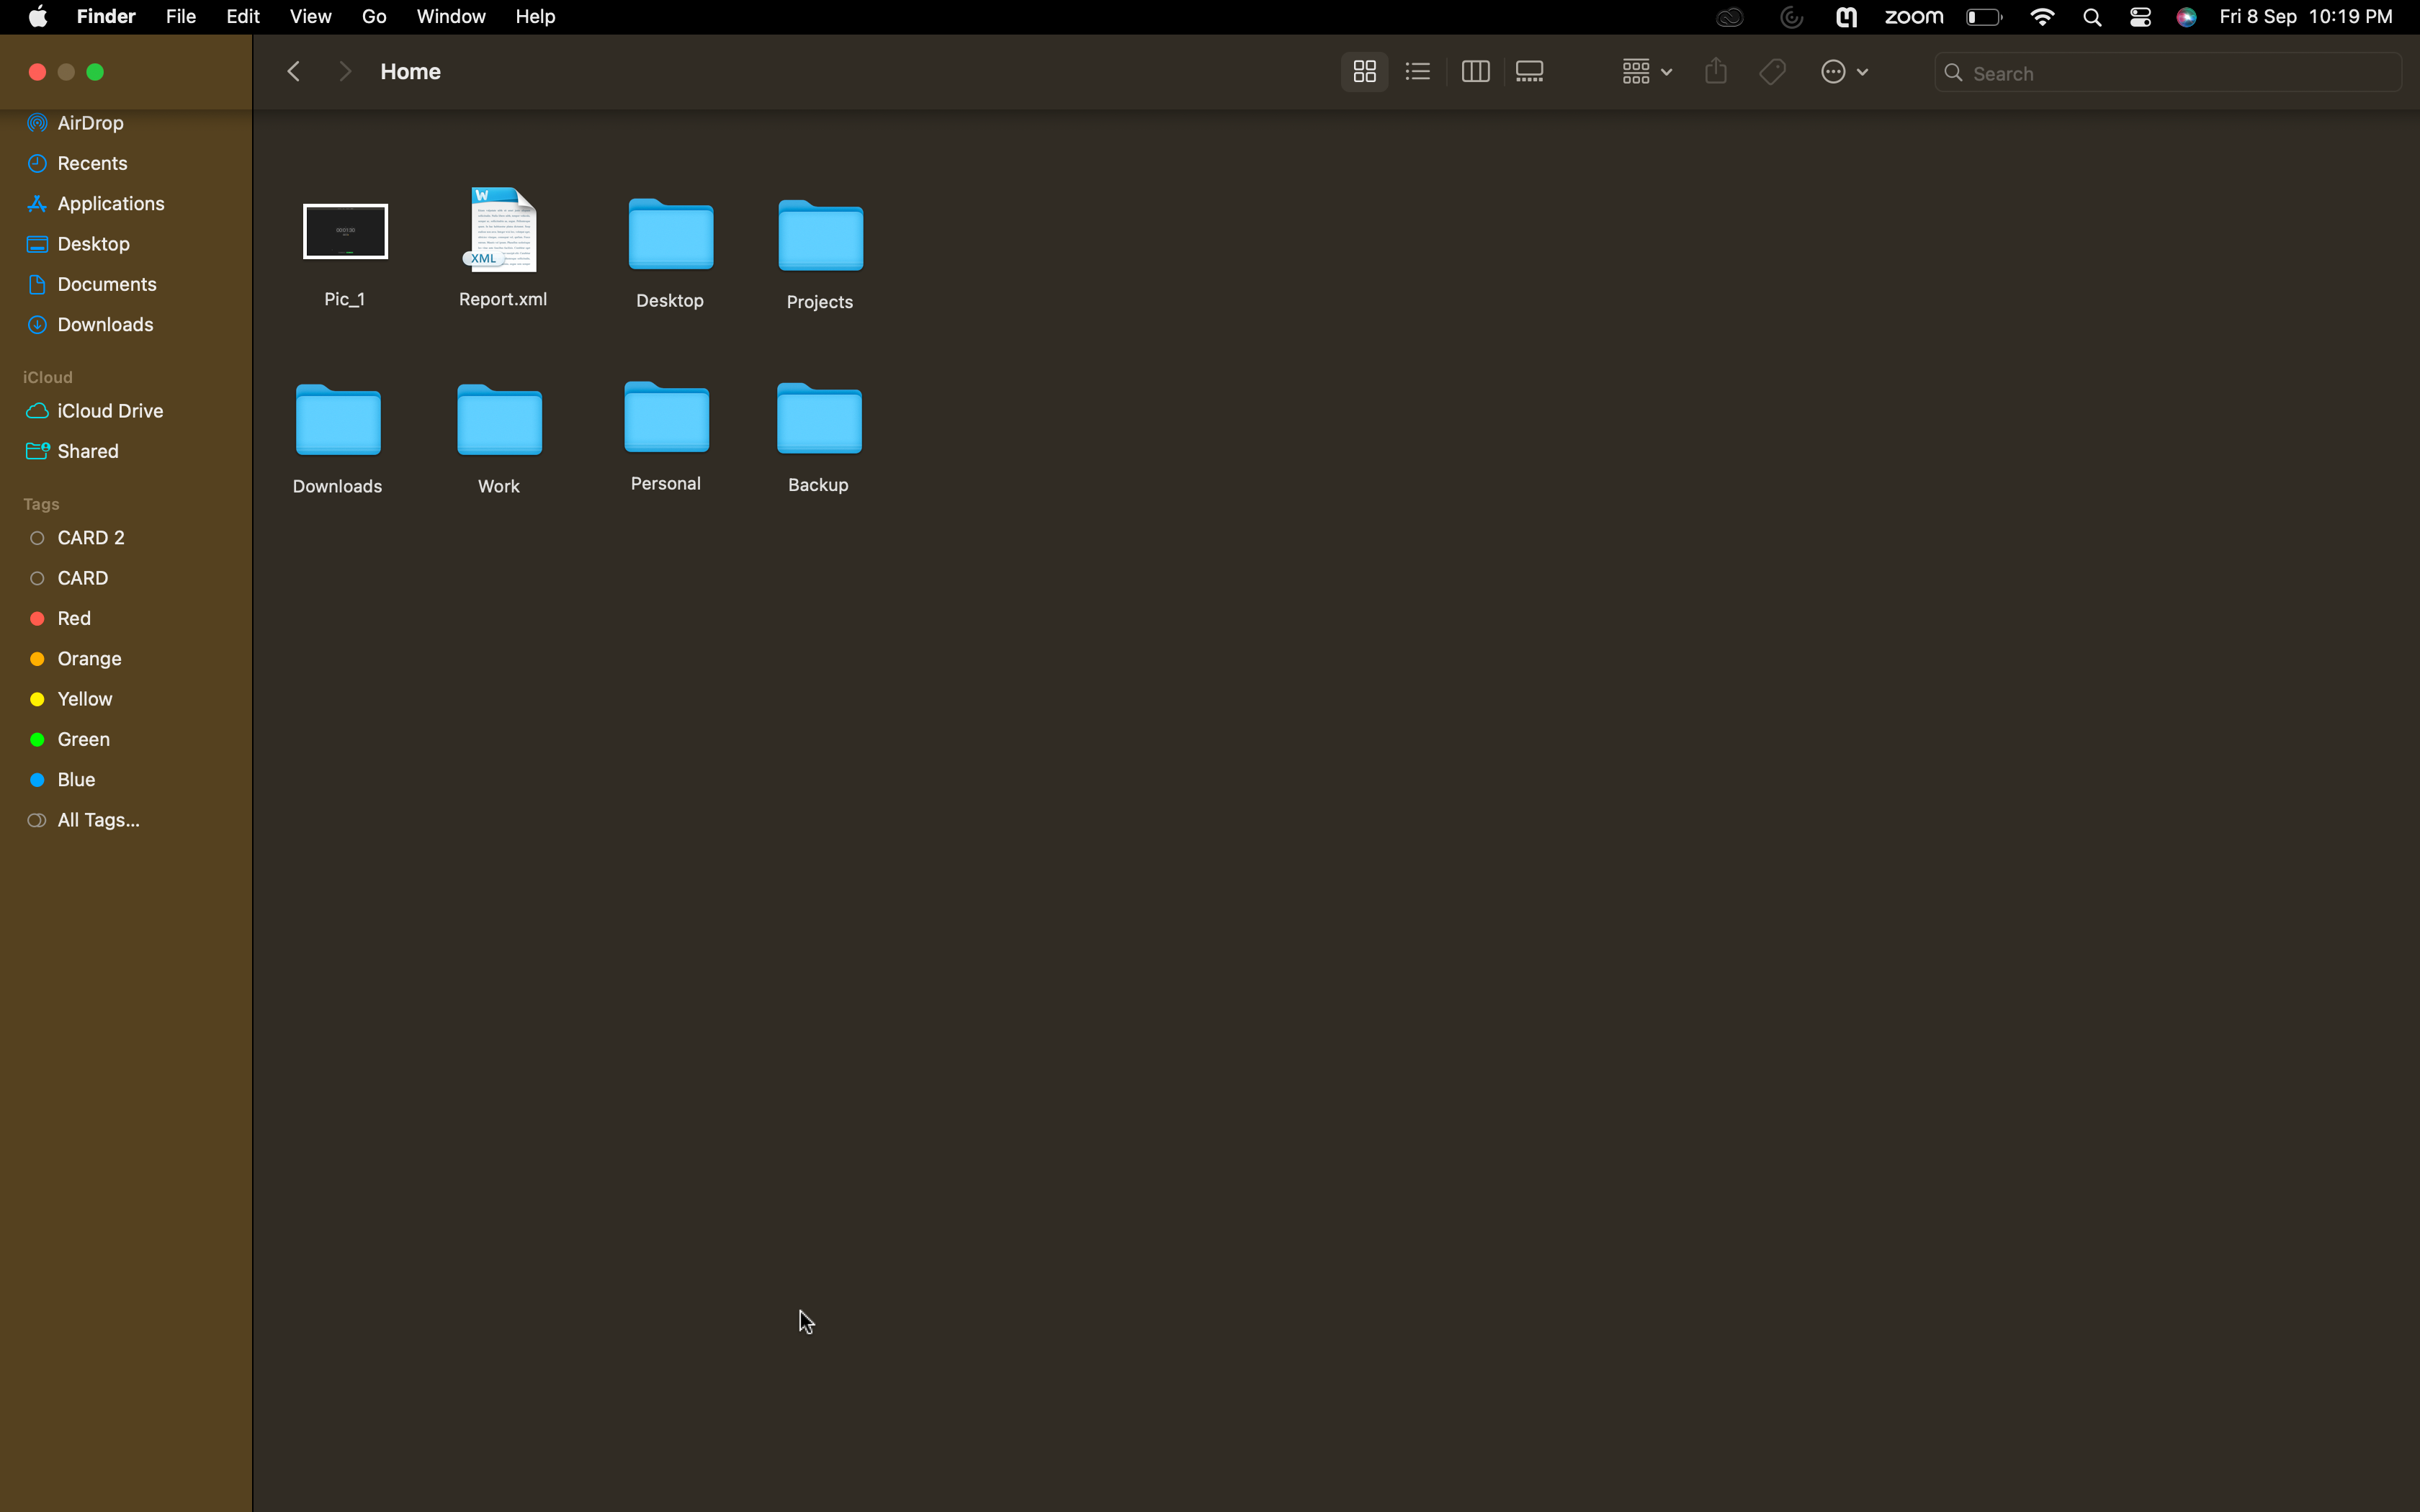  I want to click on Change the name of the personal directory to home, so click(663, 432).